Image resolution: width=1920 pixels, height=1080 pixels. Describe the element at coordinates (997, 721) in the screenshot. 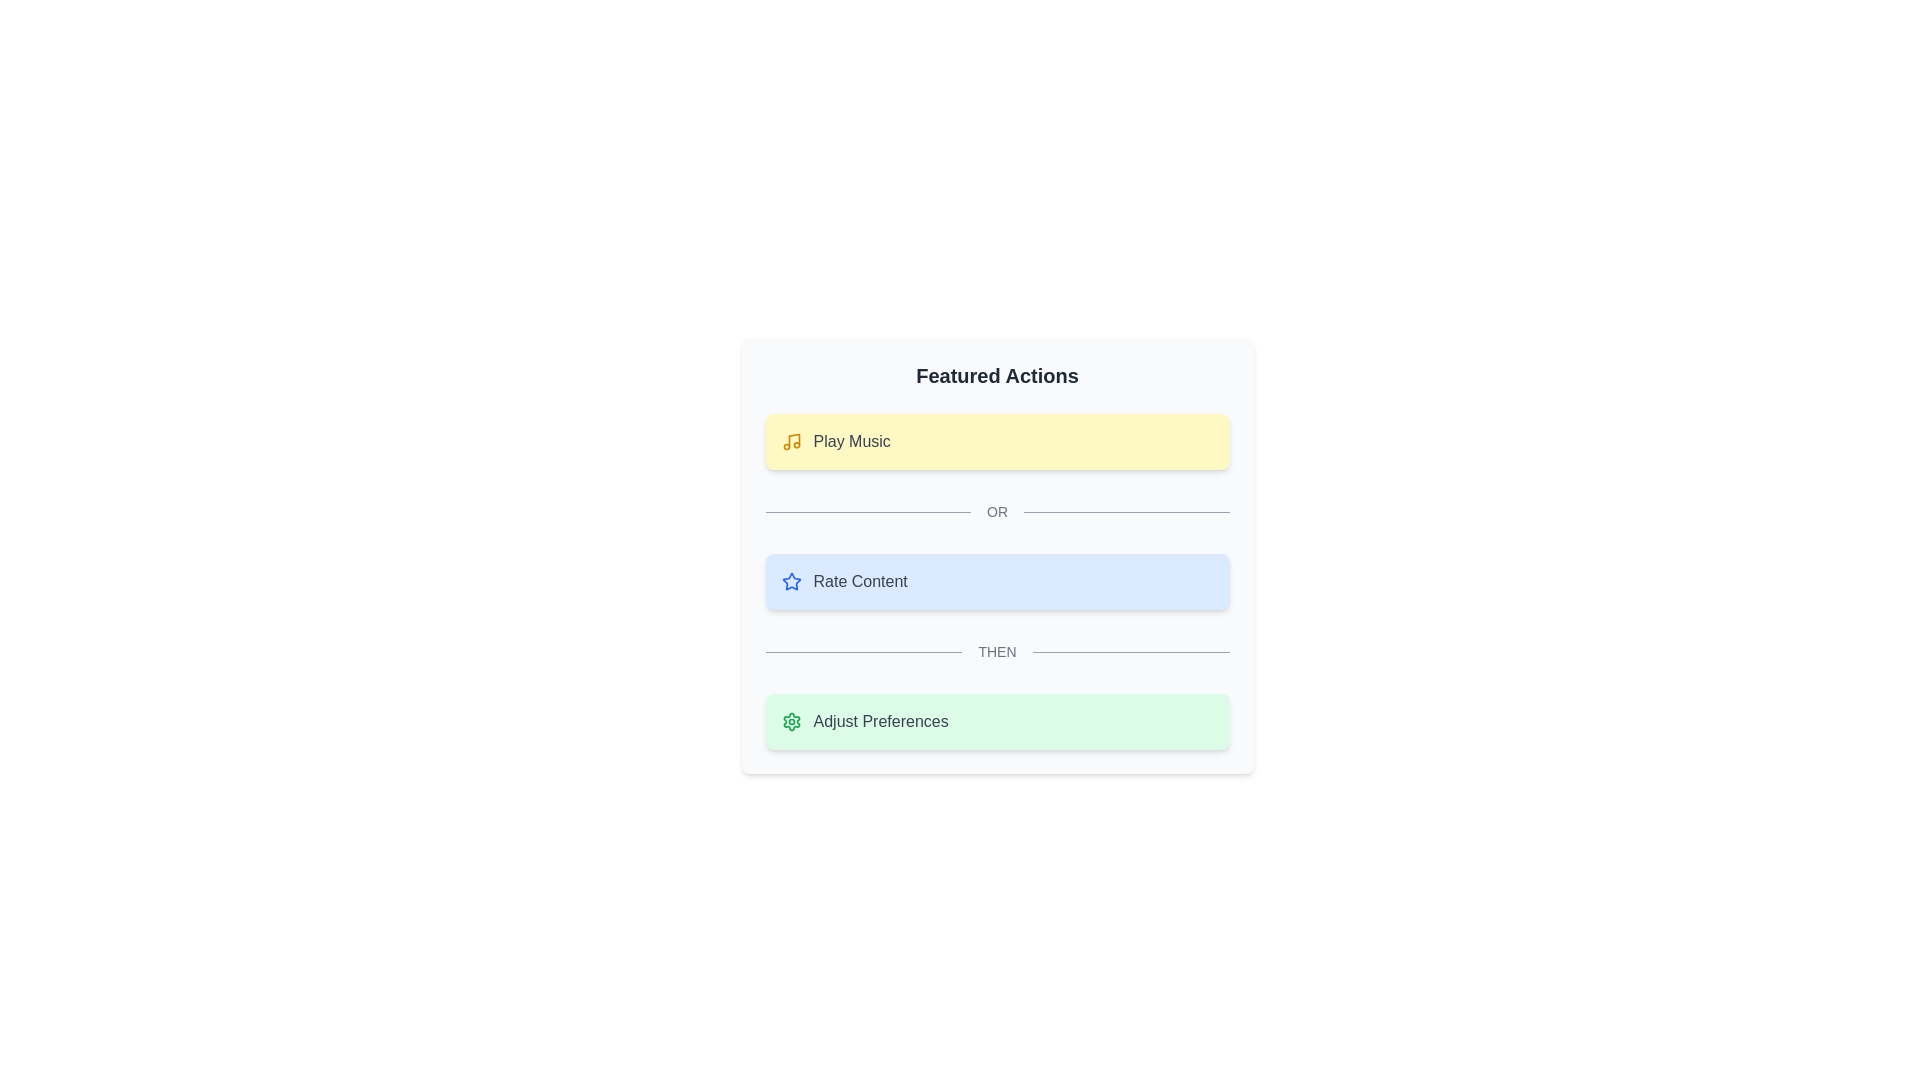

I see `the settings button, which is the third button in a vertical list below the 'THEN' separator` at that location.